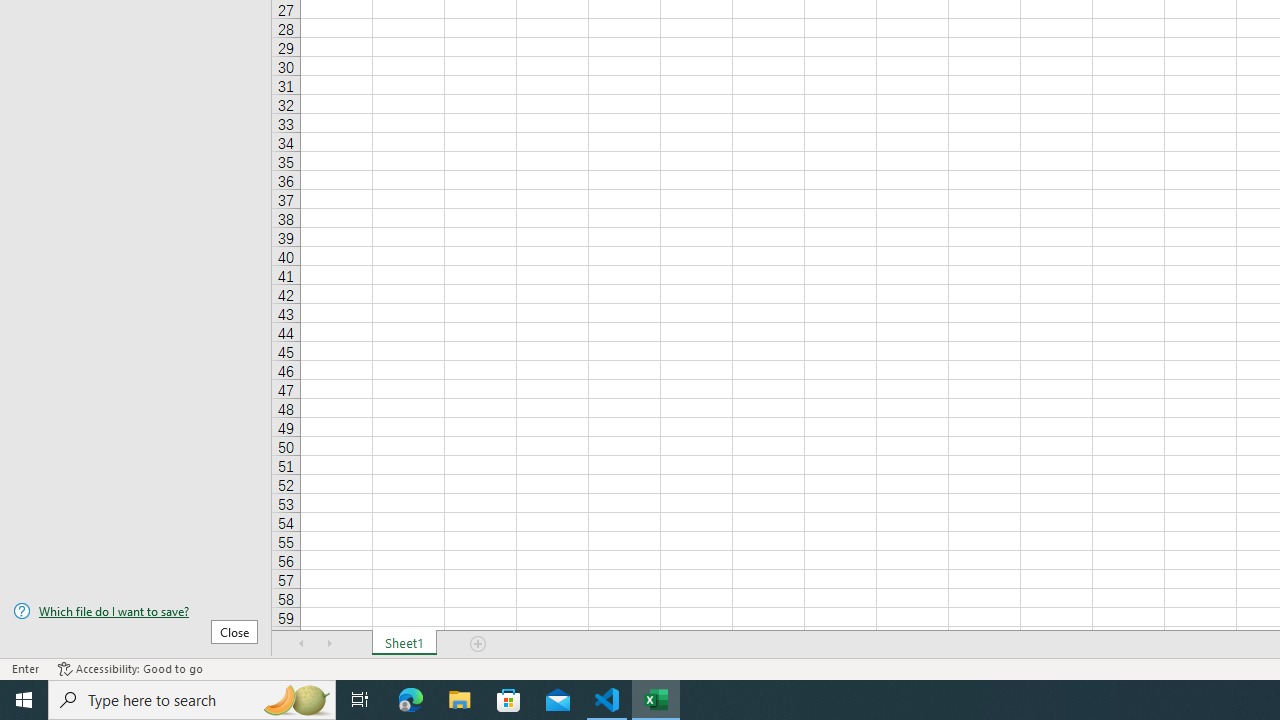  What do you see at coordinates (135, 610) in the screenshot?
I see `'Which file do I want to save?'` at bounding box center [135, 610].